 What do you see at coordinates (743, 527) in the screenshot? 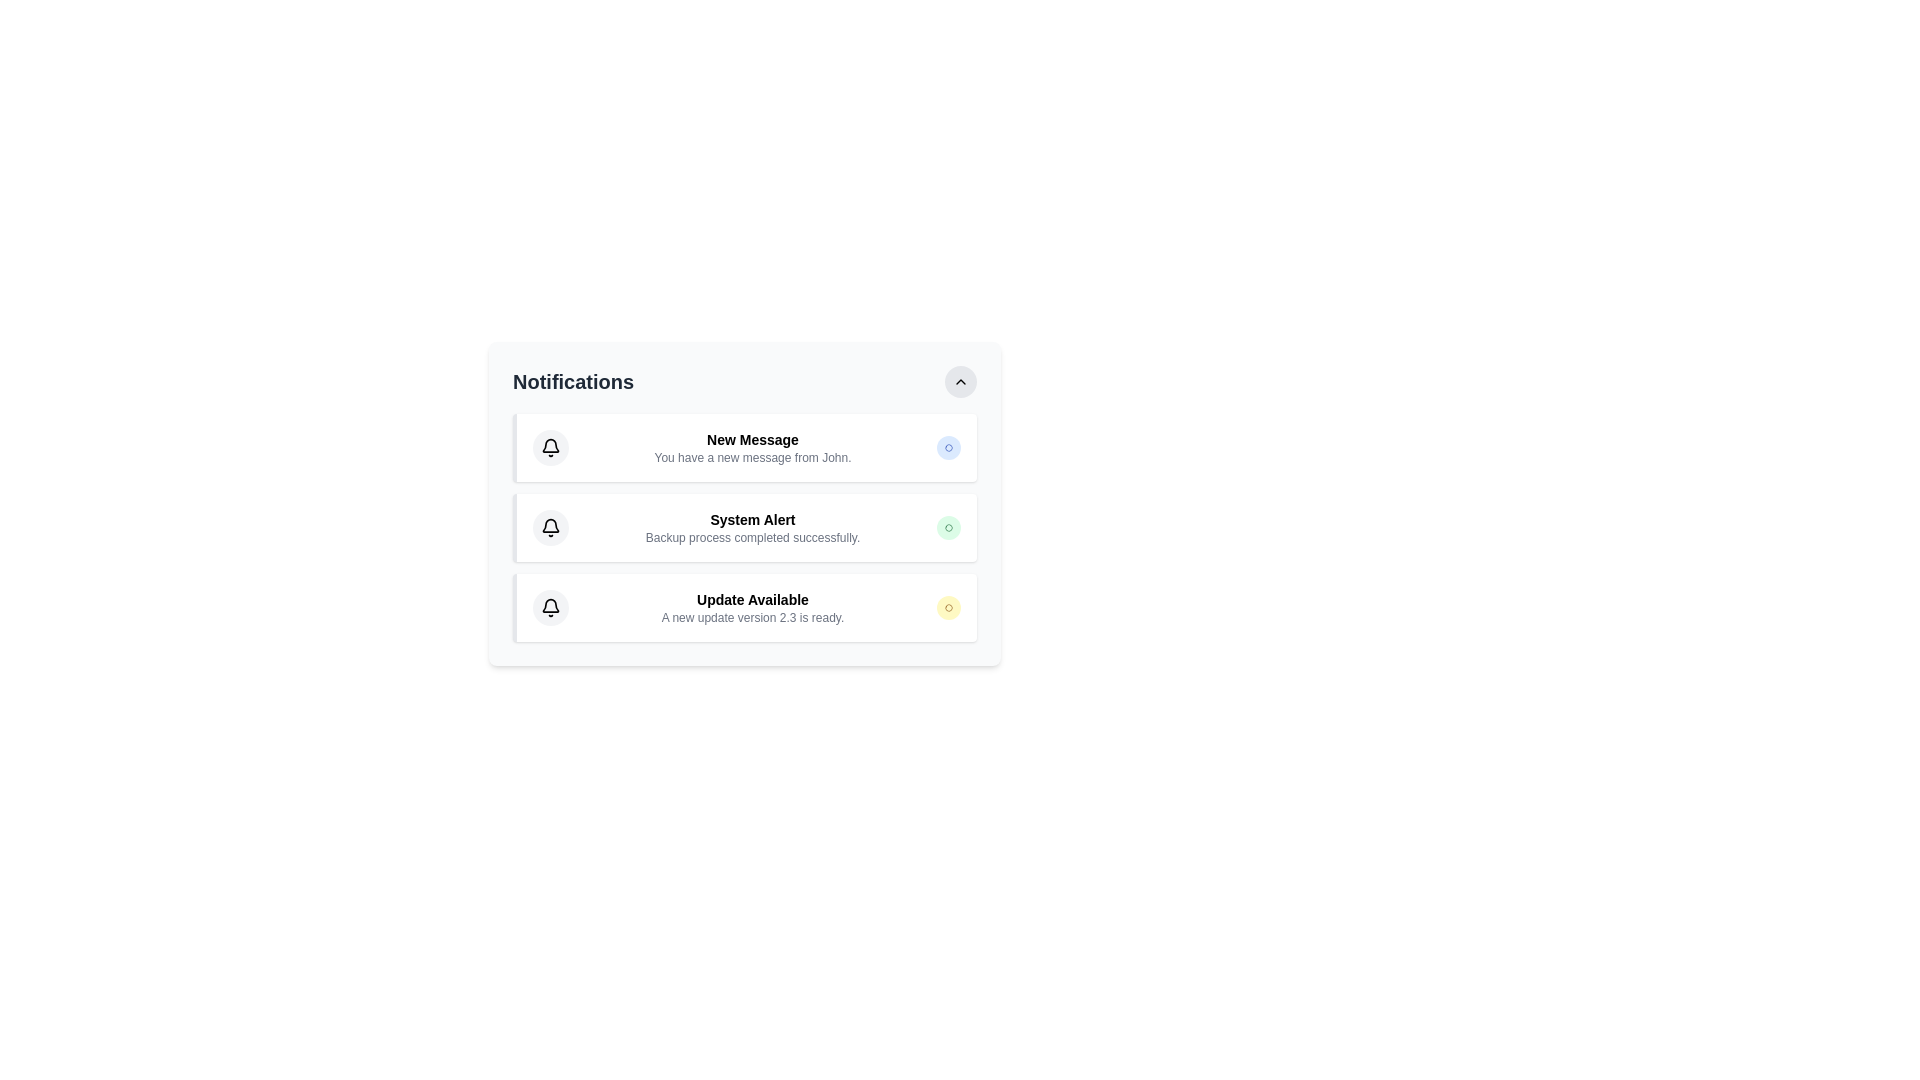
I see `the second notification card in the 'Notifications' section that indicates the successful completion of a backup process` at bounding box center [743, 527].